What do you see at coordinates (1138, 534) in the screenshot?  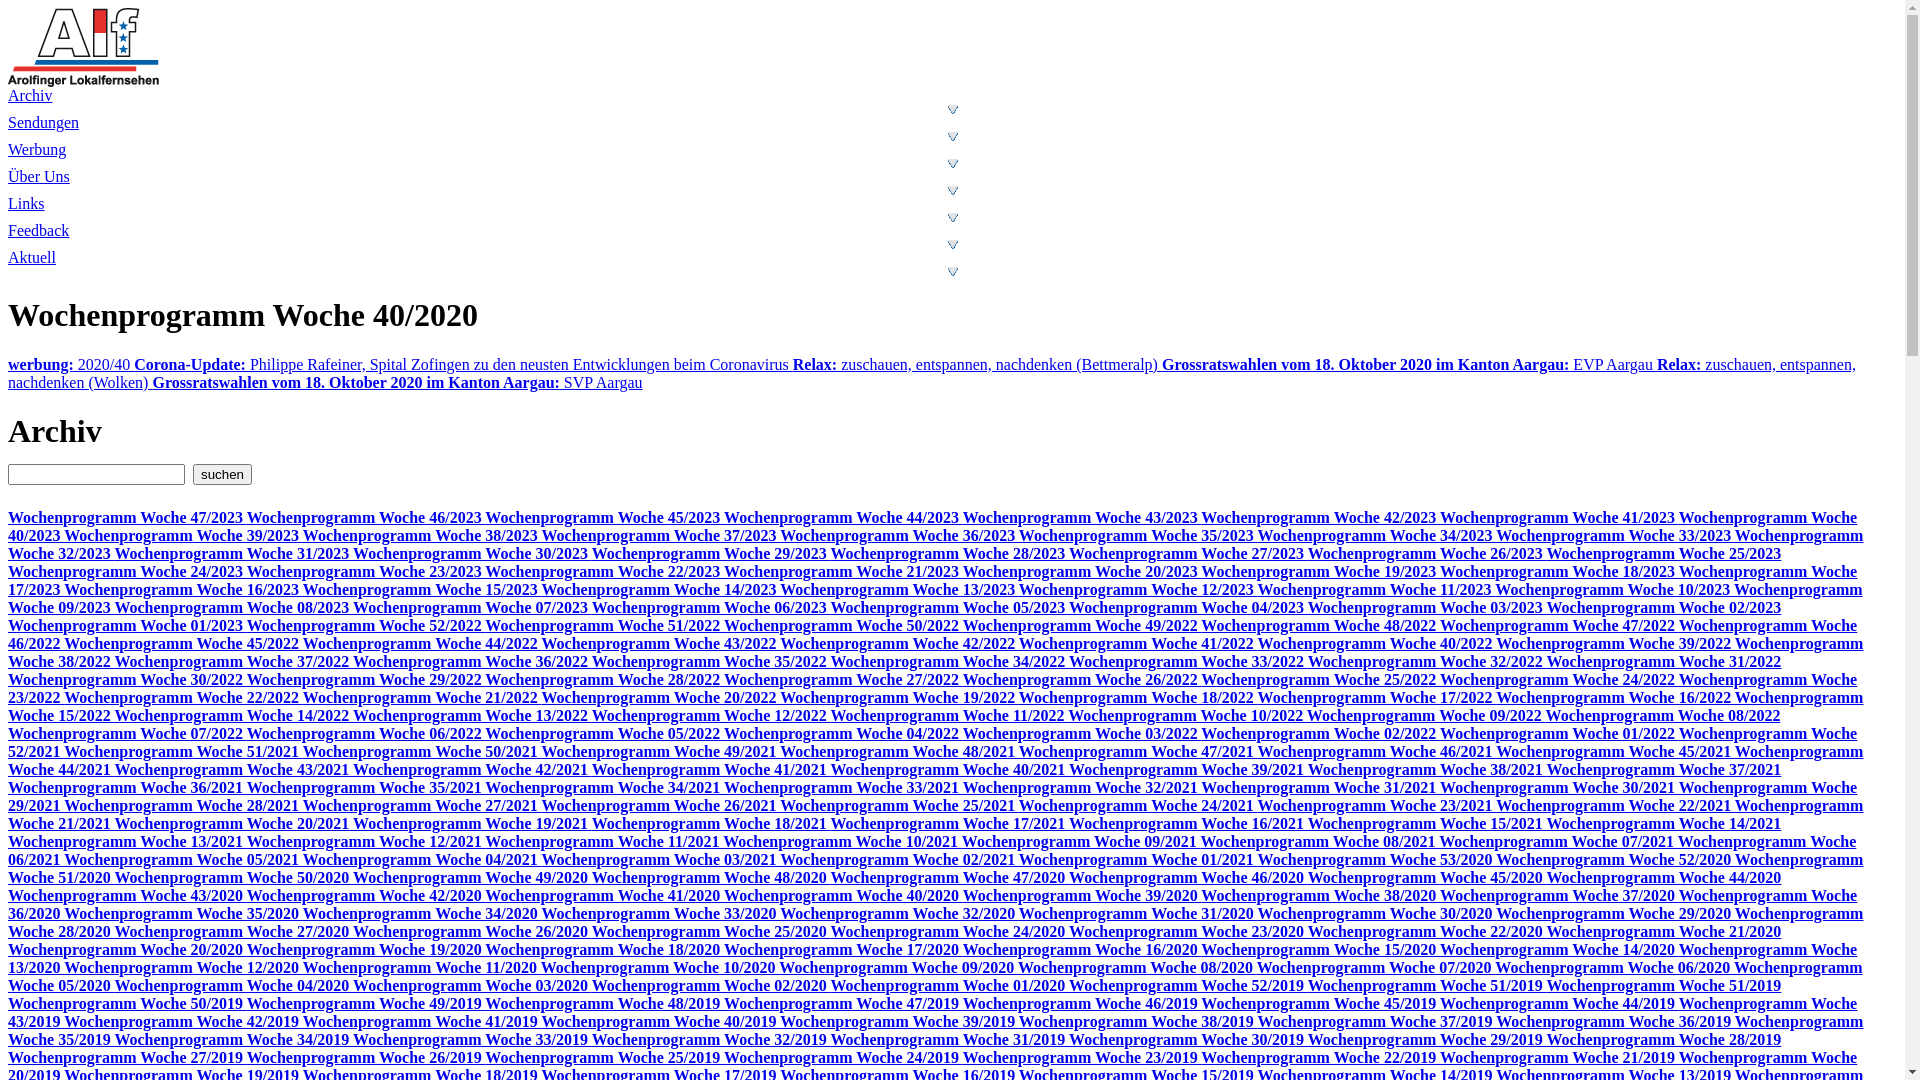 I see `'Wochenprogramm Woche 35/2023'` at bounding box center [1138, 534].